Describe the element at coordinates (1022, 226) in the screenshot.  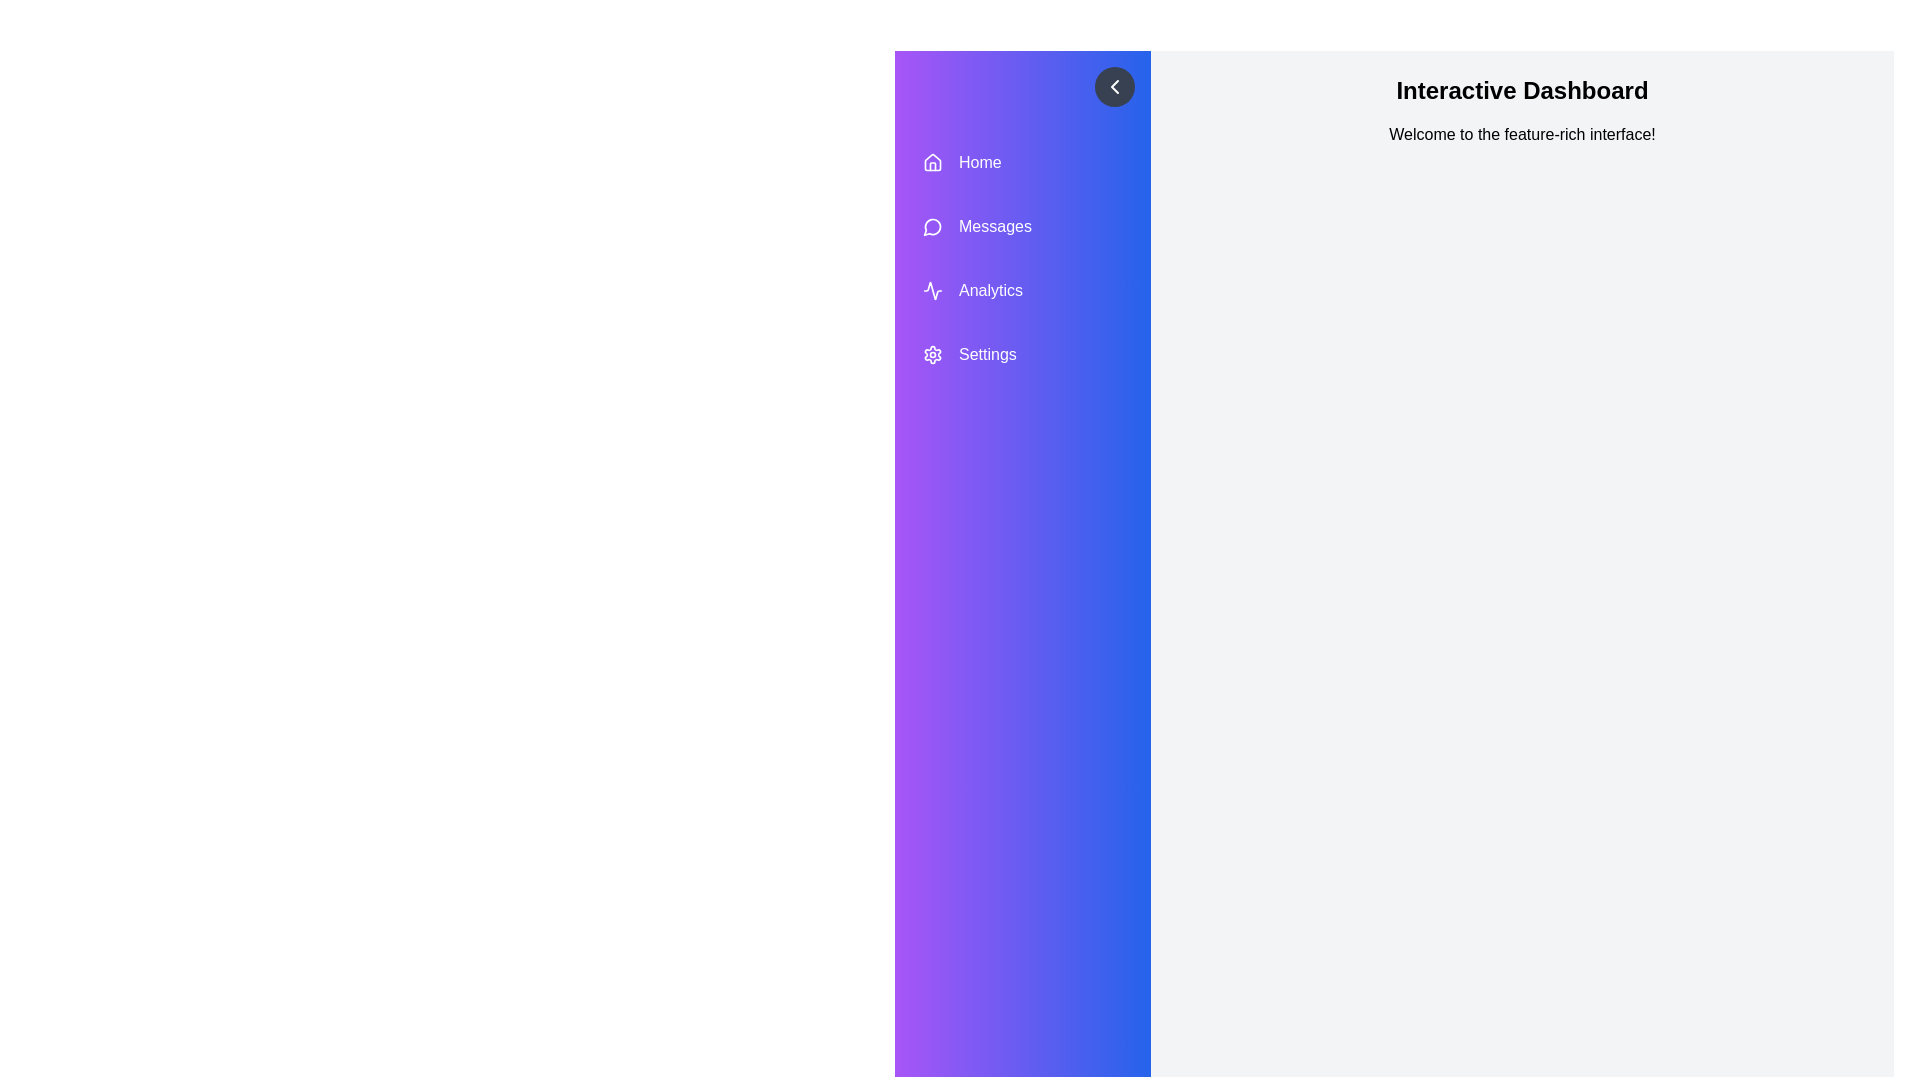
I see `the menu item Messages to highlight it visually` at that location.